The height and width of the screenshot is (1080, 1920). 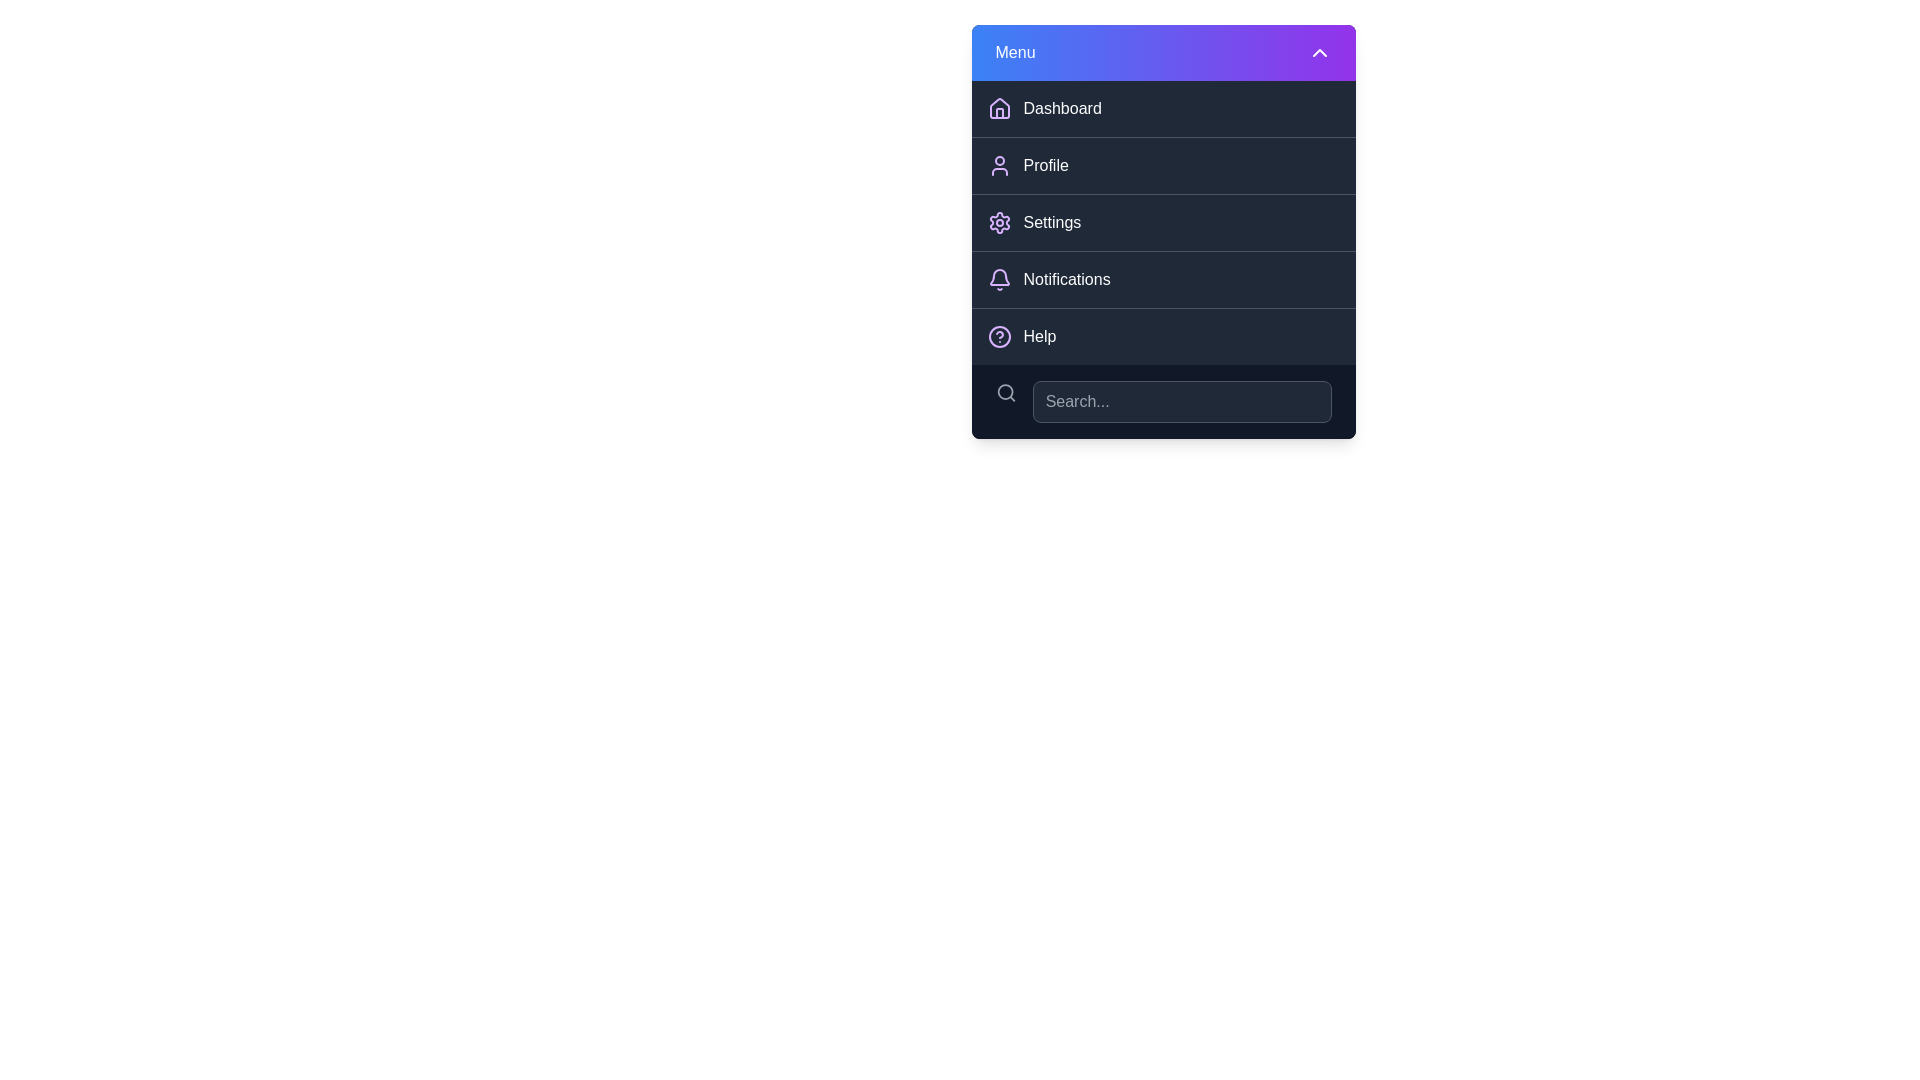 I want to click on the 'Dashboard' icon, which is the leftmost component of the 'Dashboard' menu item in the vertical navigation menu, from its current position, so click(x=999, y=108).